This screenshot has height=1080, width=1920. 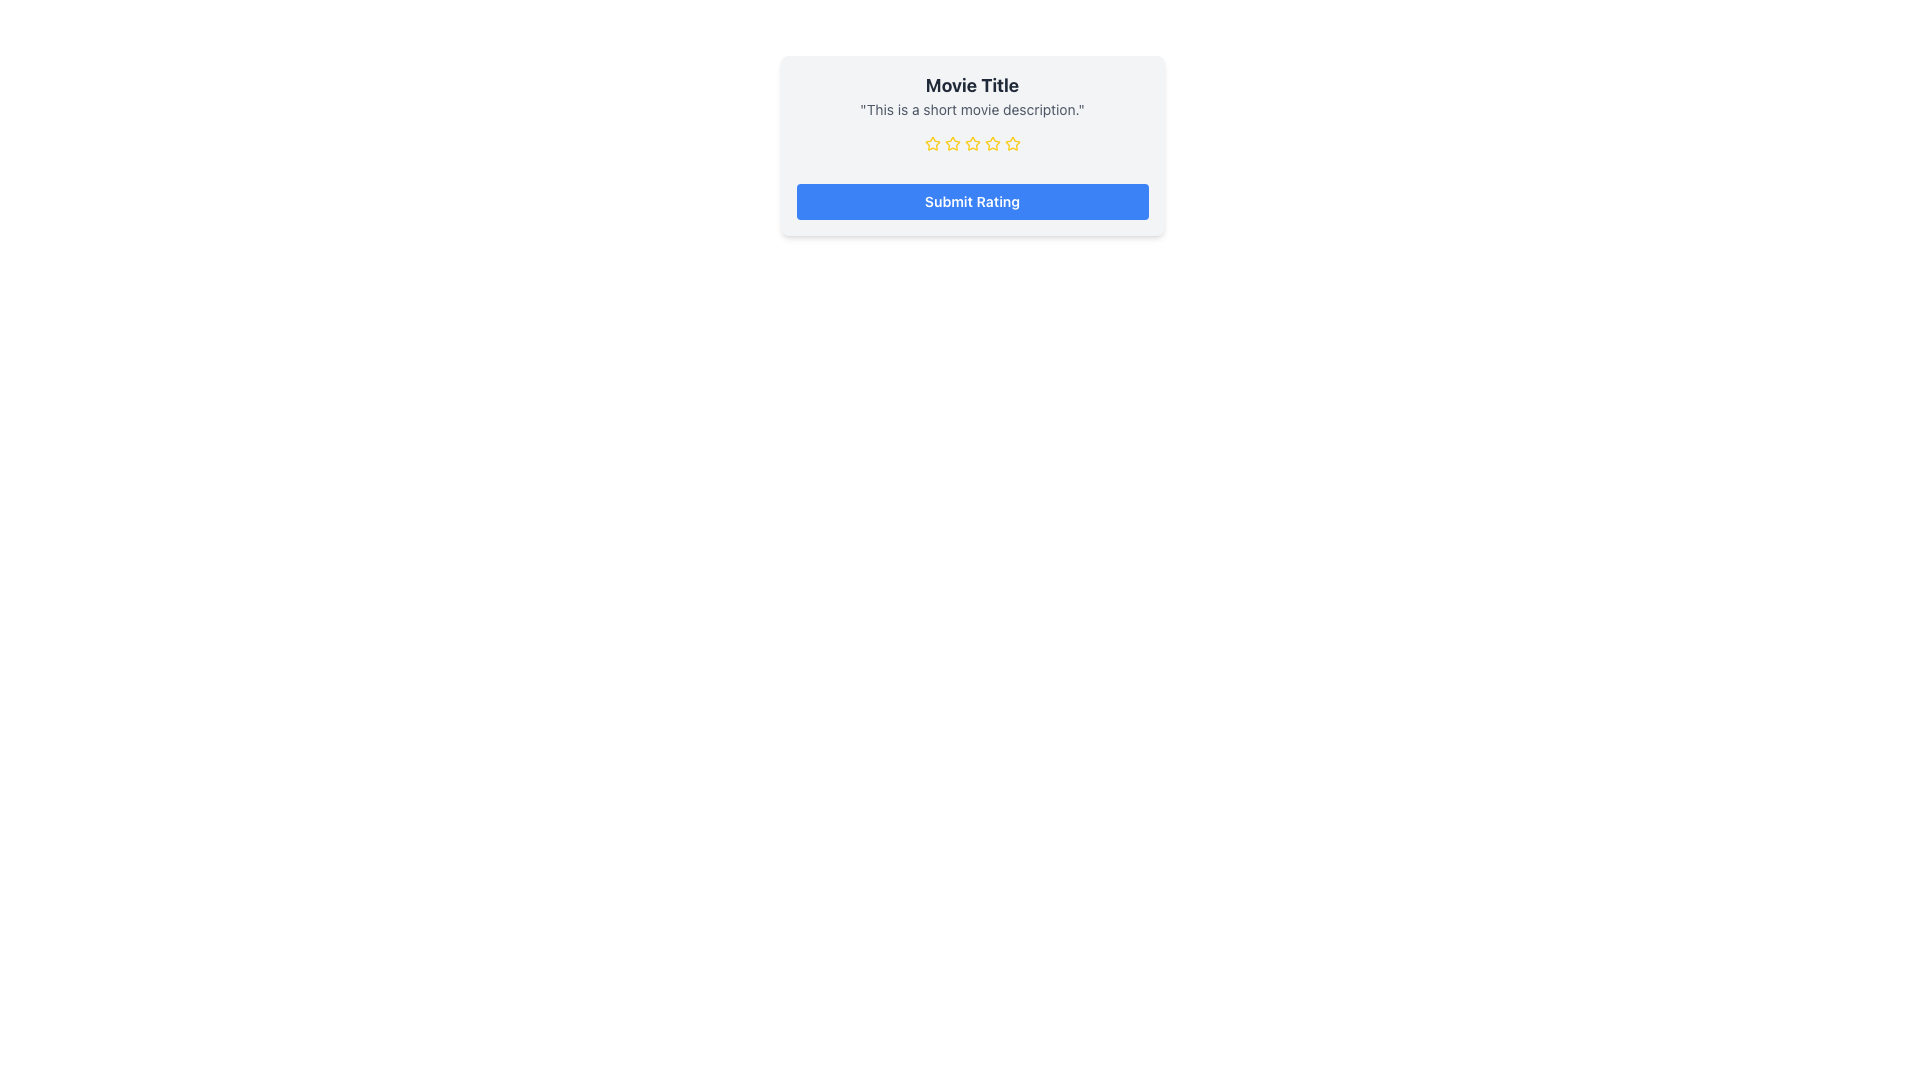 I want to click on the third yellow star icon with a hollow center to rate it, located below the movie description and above the Submit Rating button, so click(x=951, y=142).